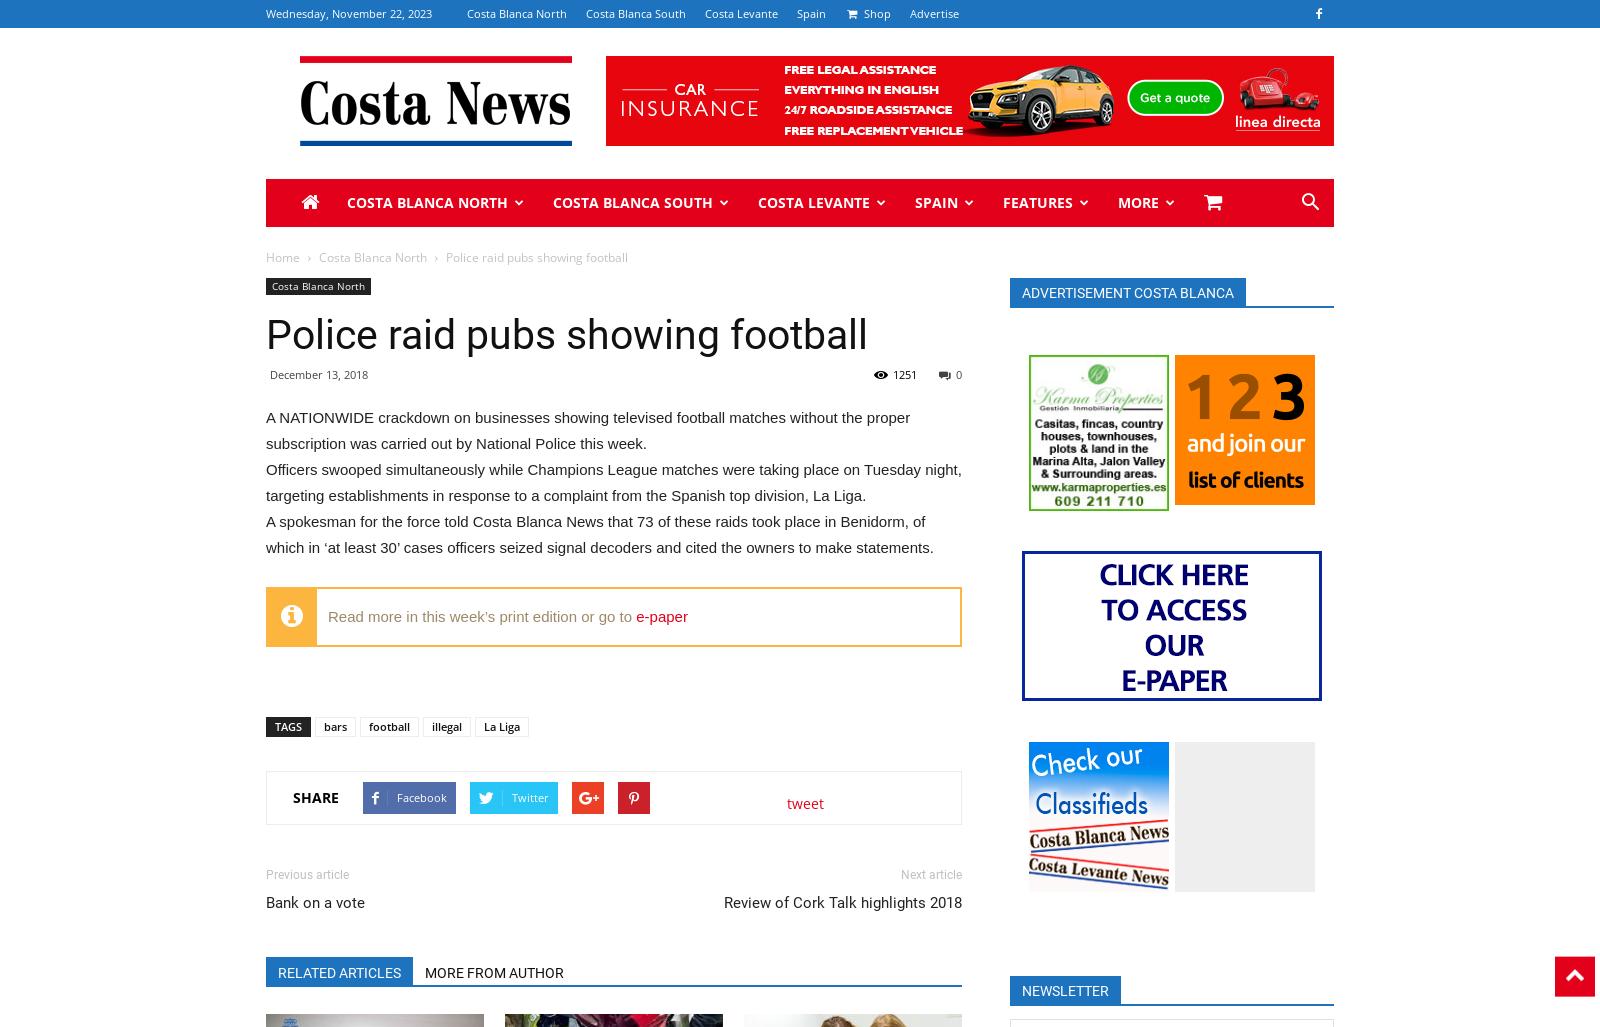  I want to click on '0', so click(958, 374).